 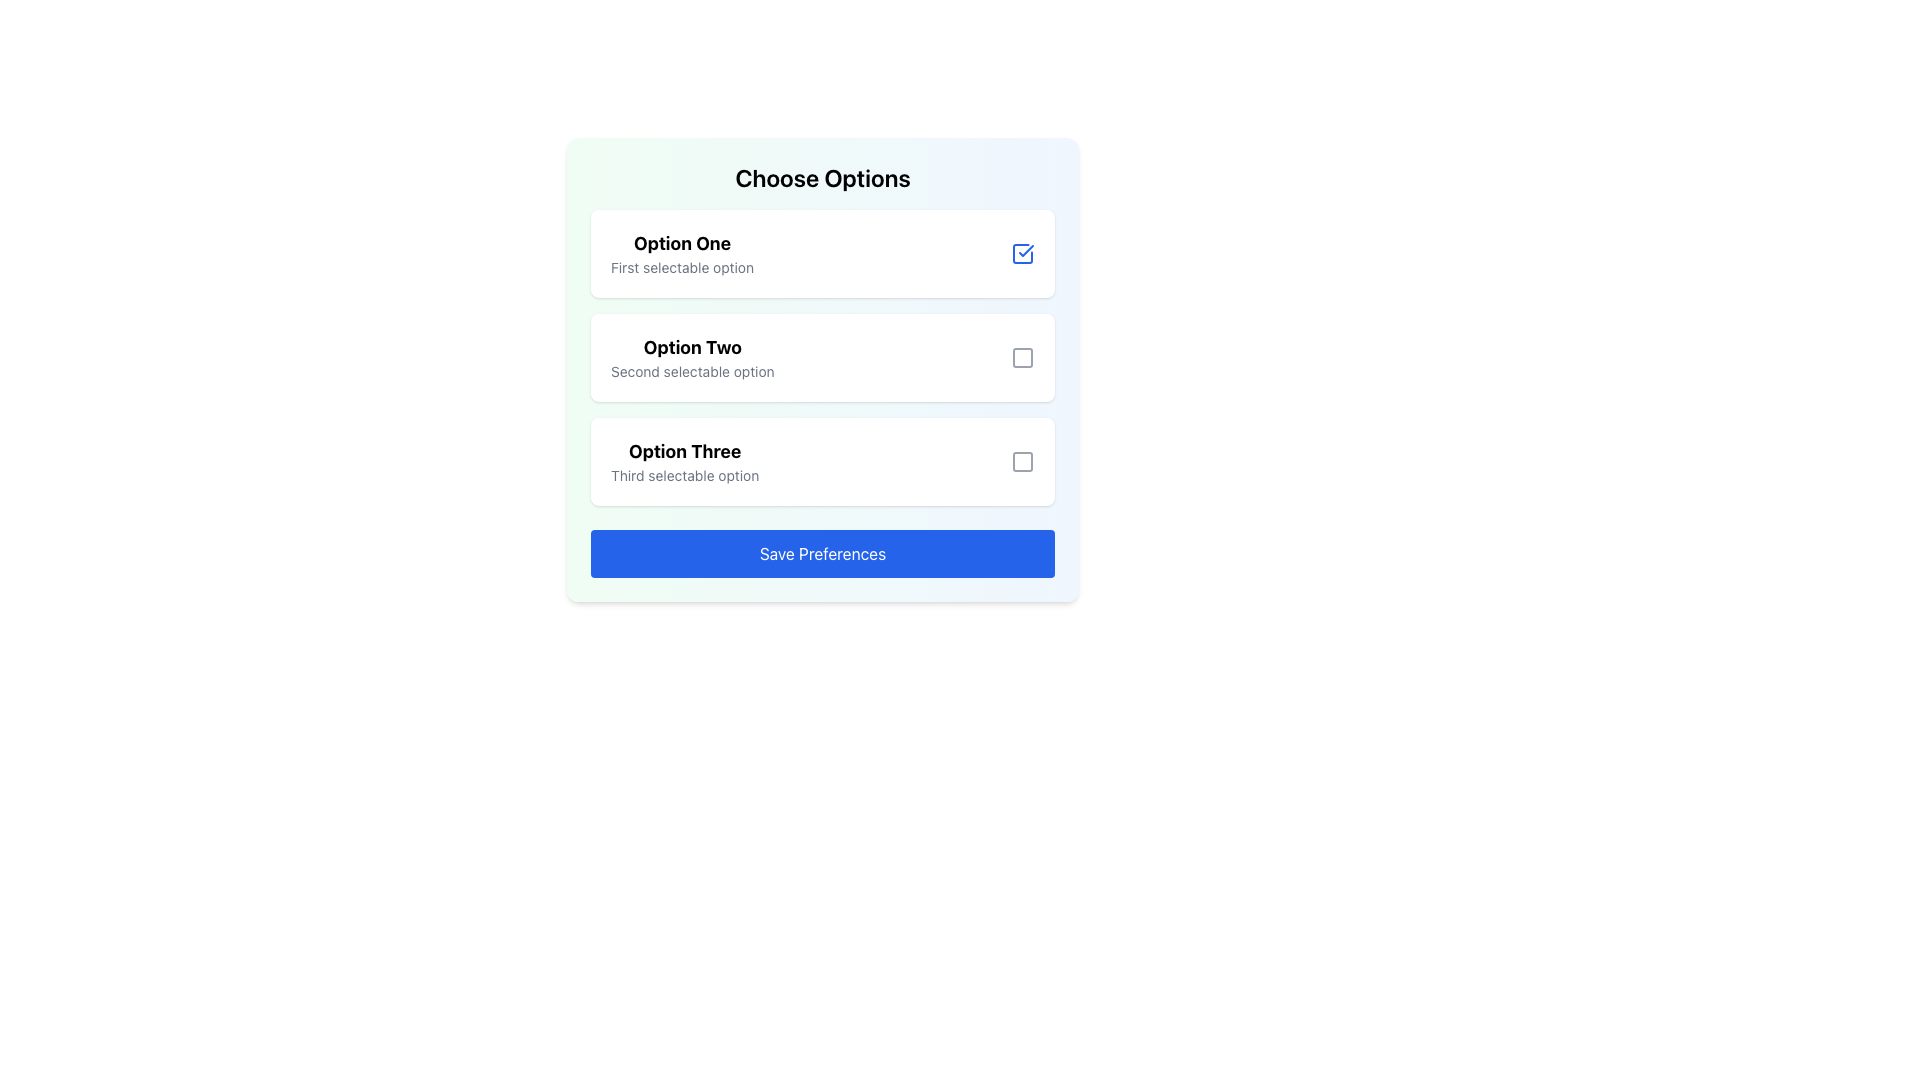 What do you see at coordinates (822, 253) in the screenshot?
I see `the topmost selectable option in the list` at bounding box center [822, 253].